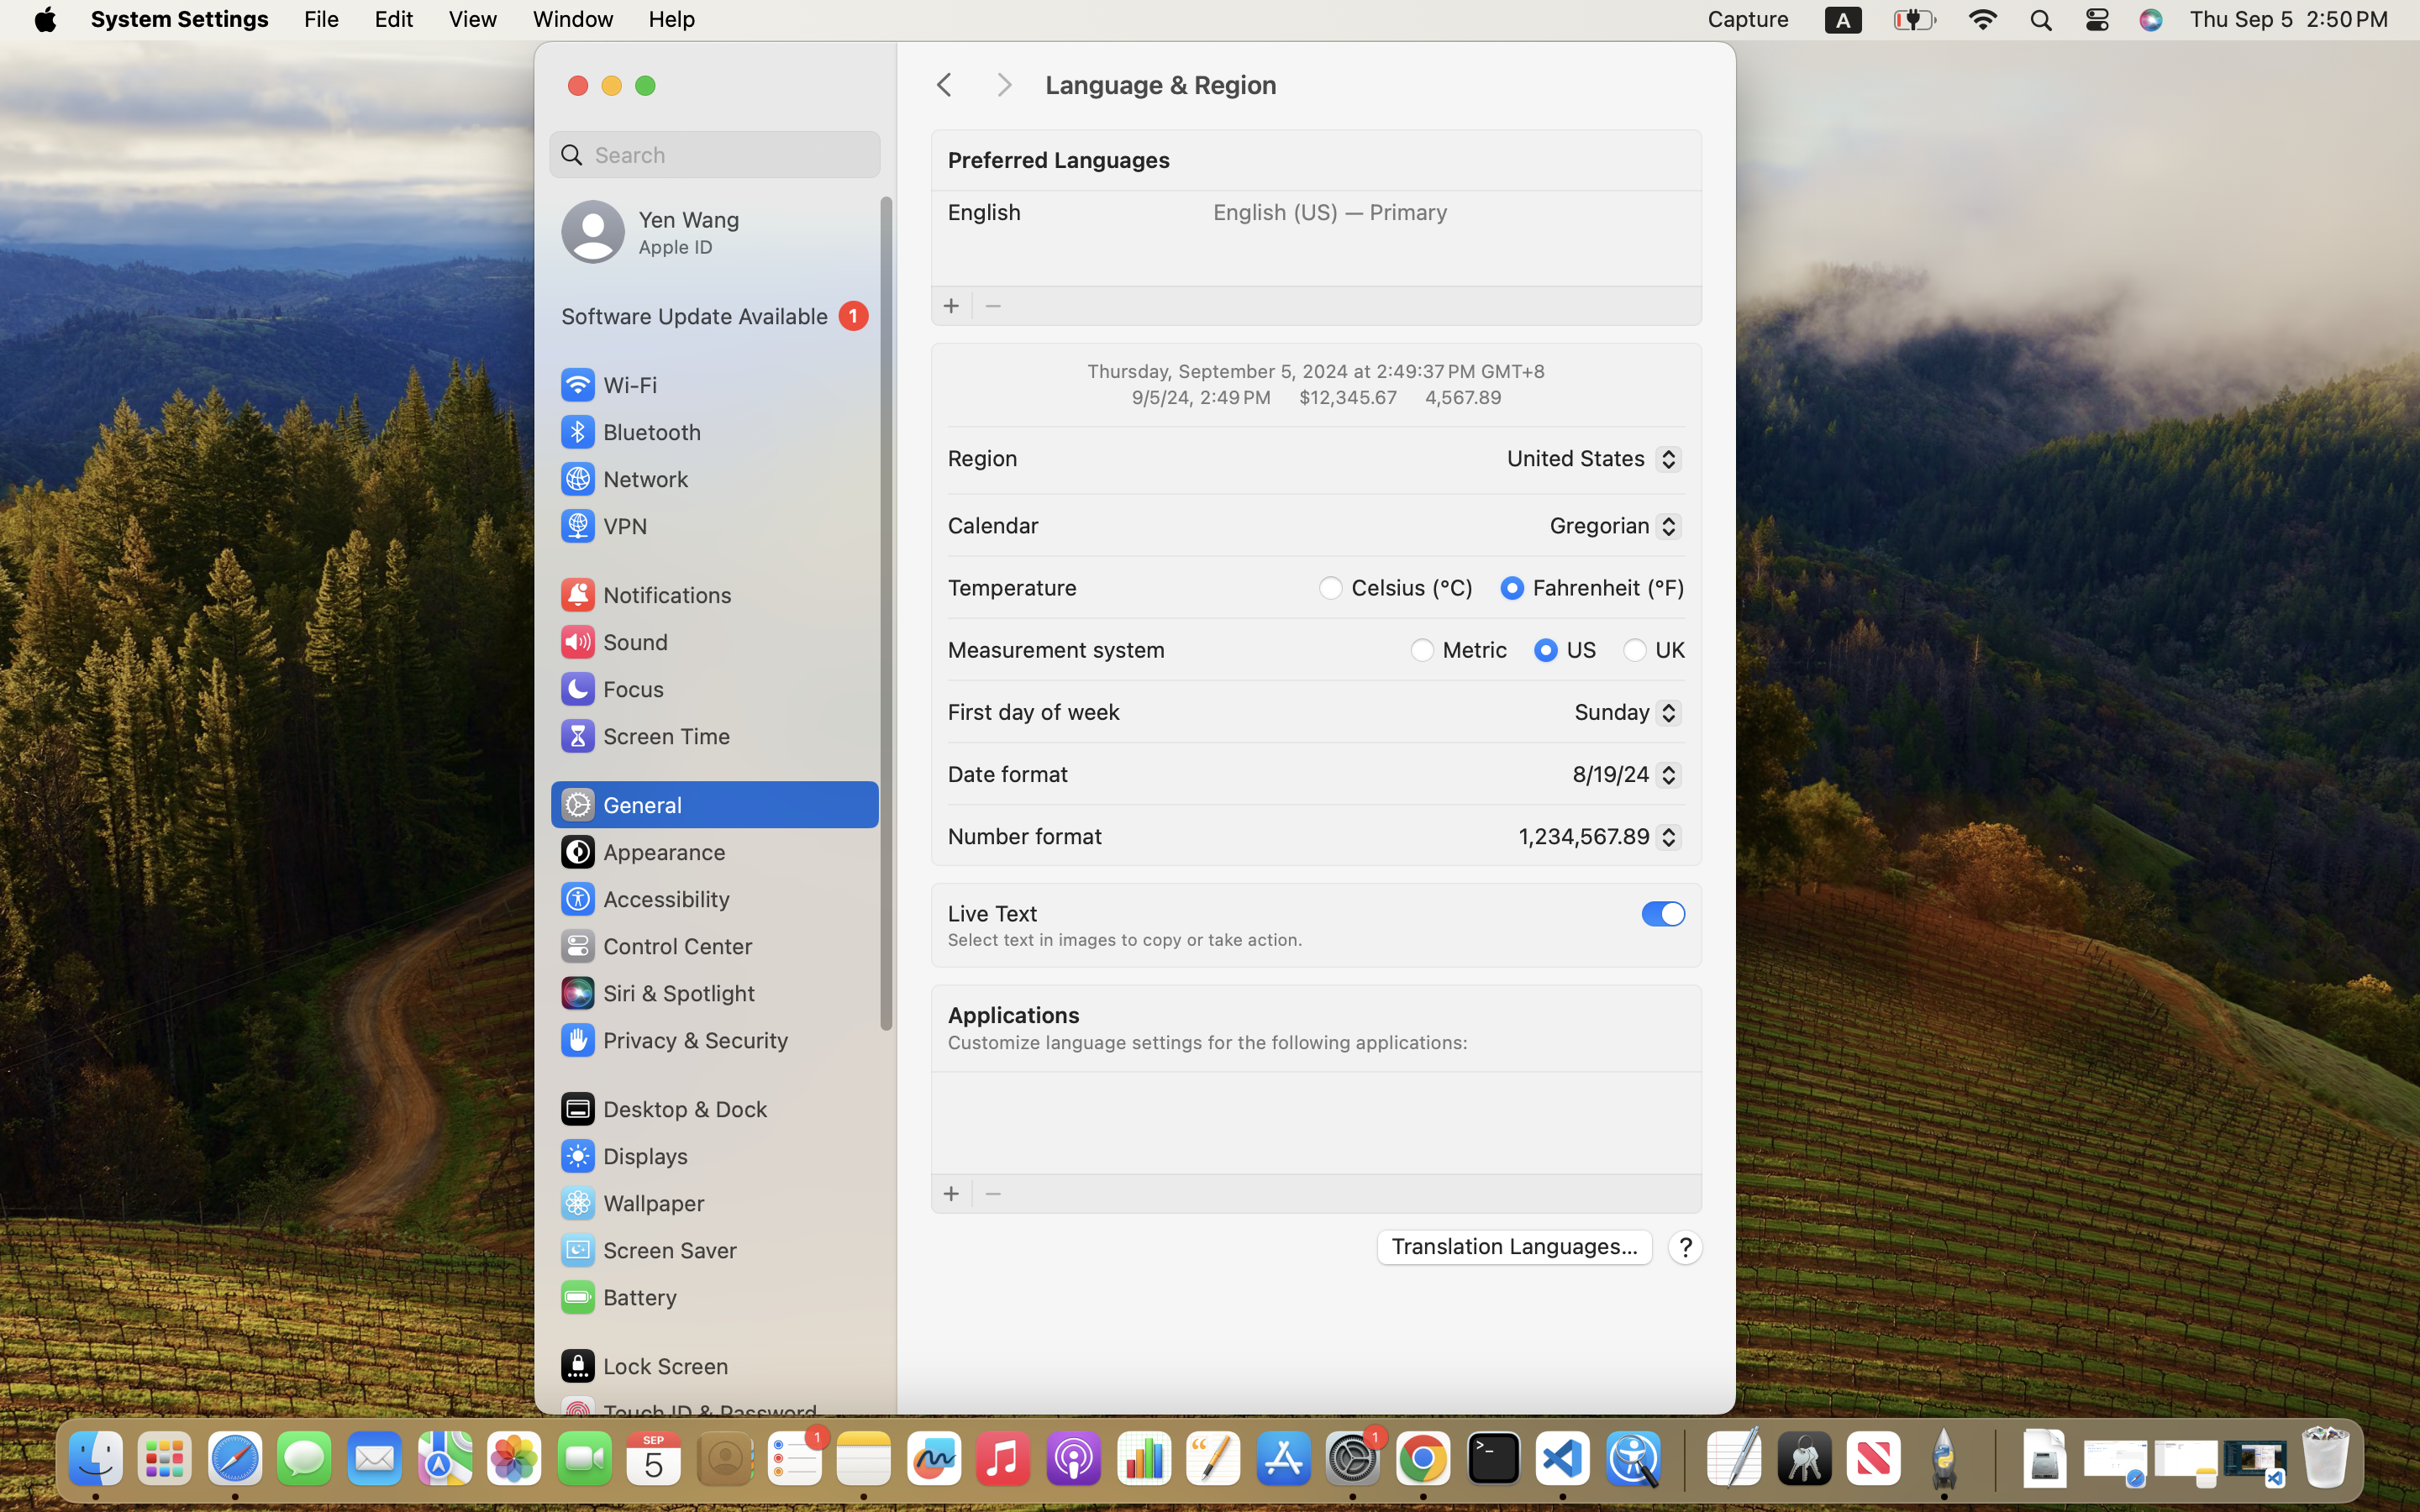 This screenshot has height=1512, width=2420. What do you see at coordinates (984, 211) in the screenshot?
I see `'English'` at bounding box center [984, 211].